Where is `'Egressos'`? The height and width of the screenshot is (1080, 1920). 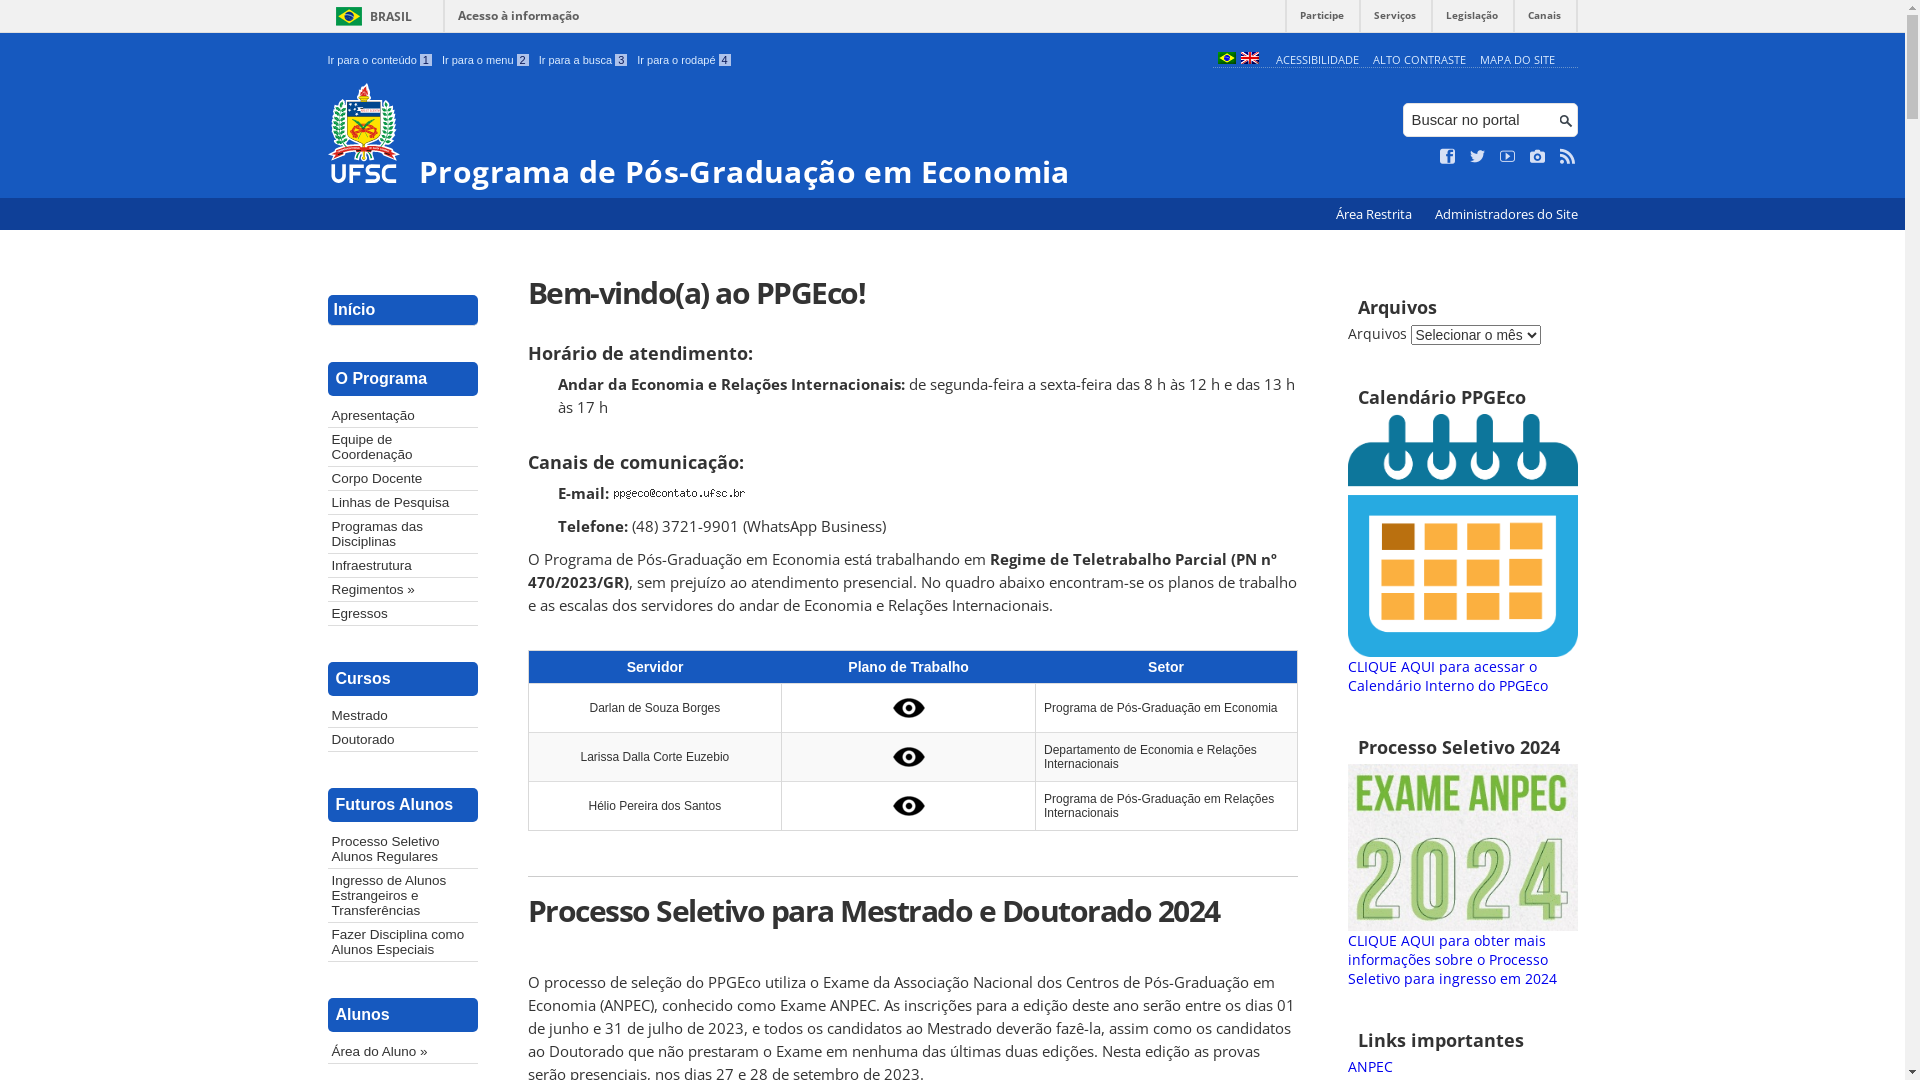 'Egressos' is located at coordinates (327, 612).